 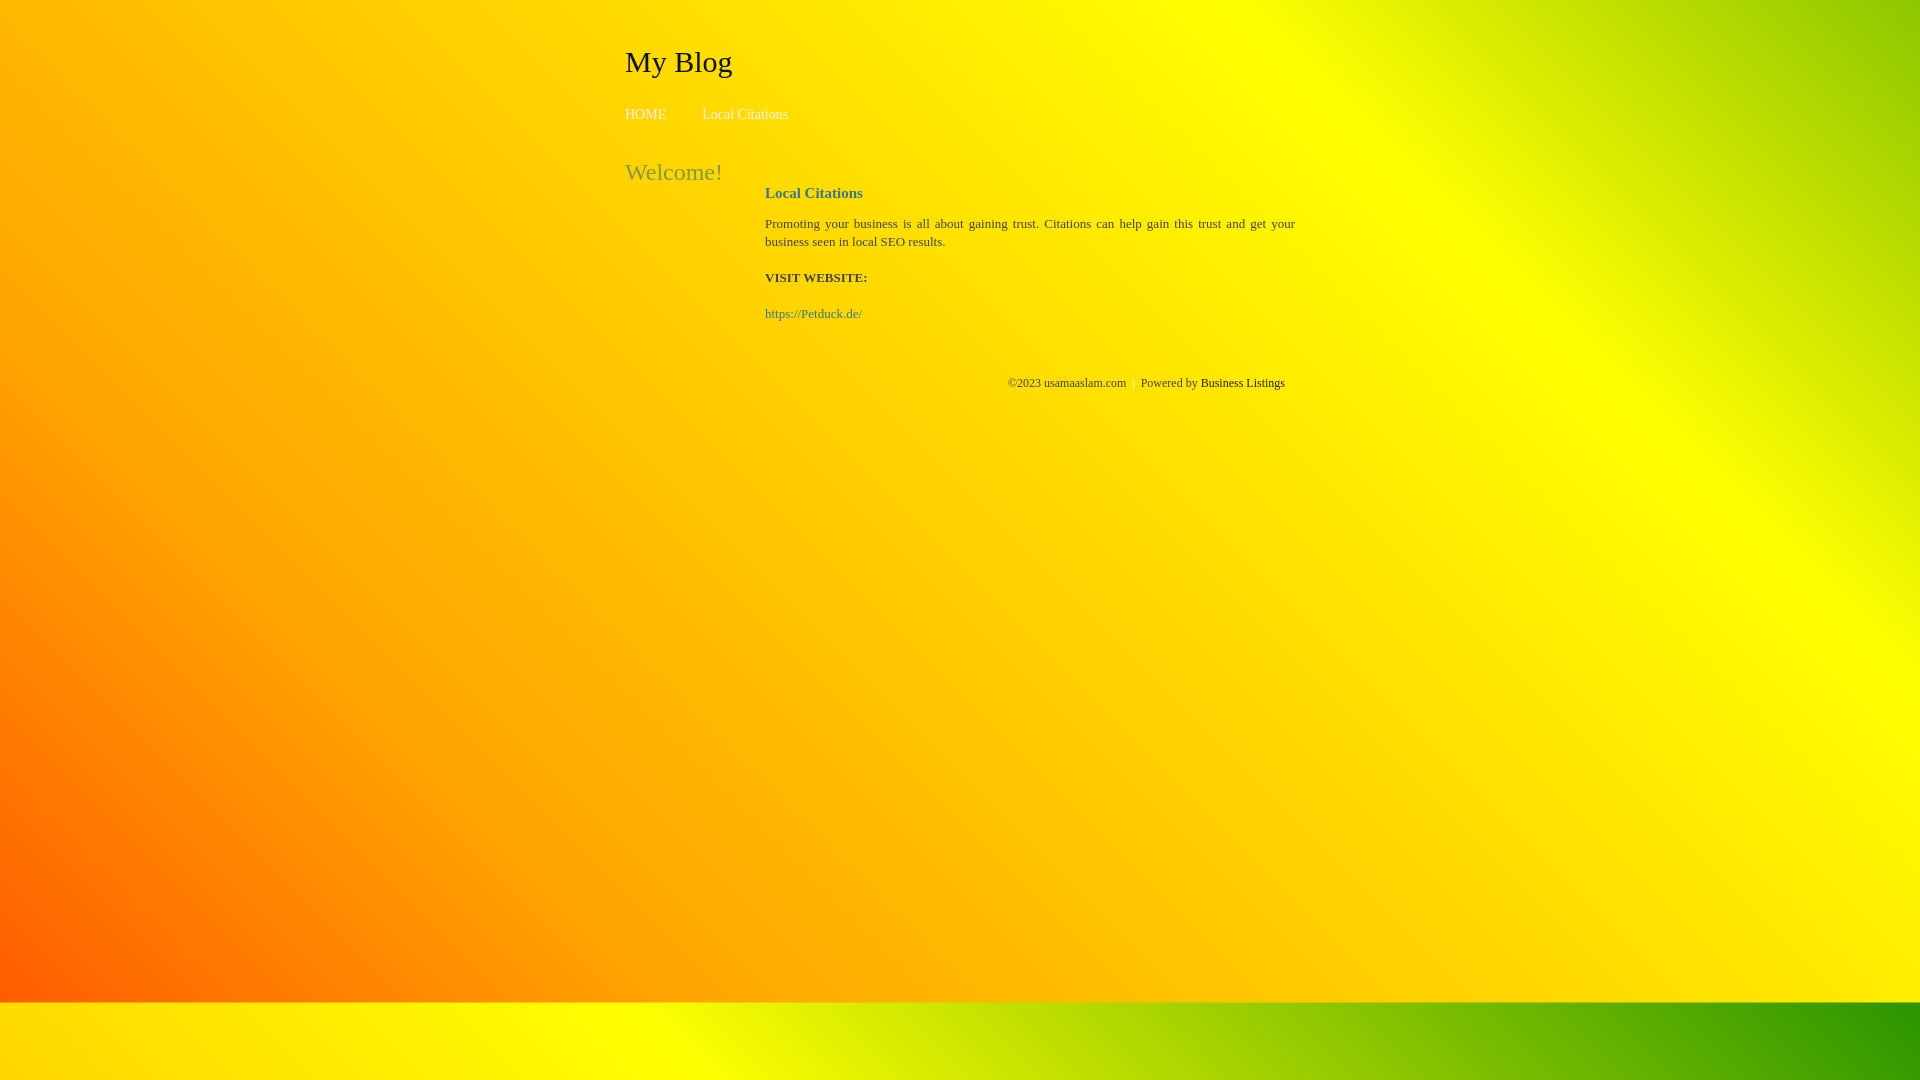 I want to click on 'Business Listings', so click(x=1242, y=382).